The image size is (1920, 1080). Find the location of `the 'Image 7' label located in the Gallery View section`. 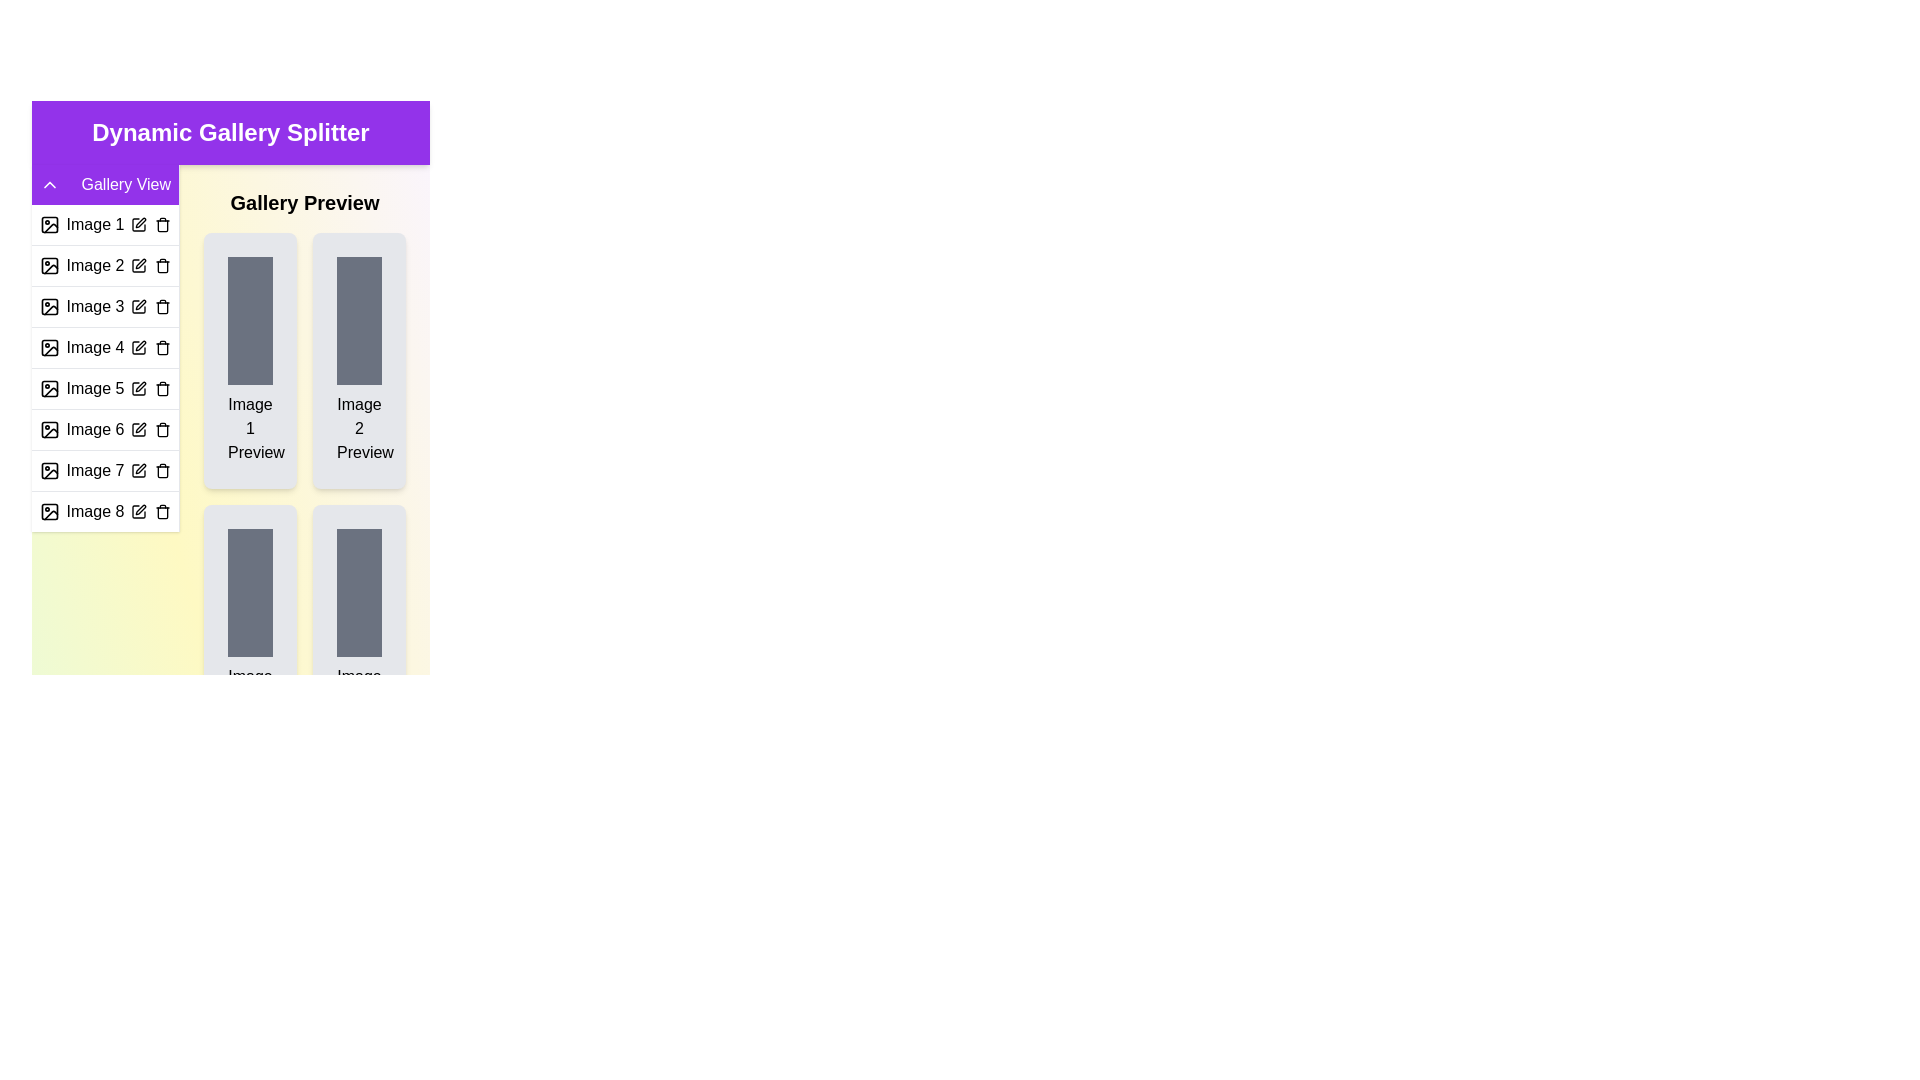

the 'Image 7' label located in the Gallery View section is located at coordinates (94, 470).